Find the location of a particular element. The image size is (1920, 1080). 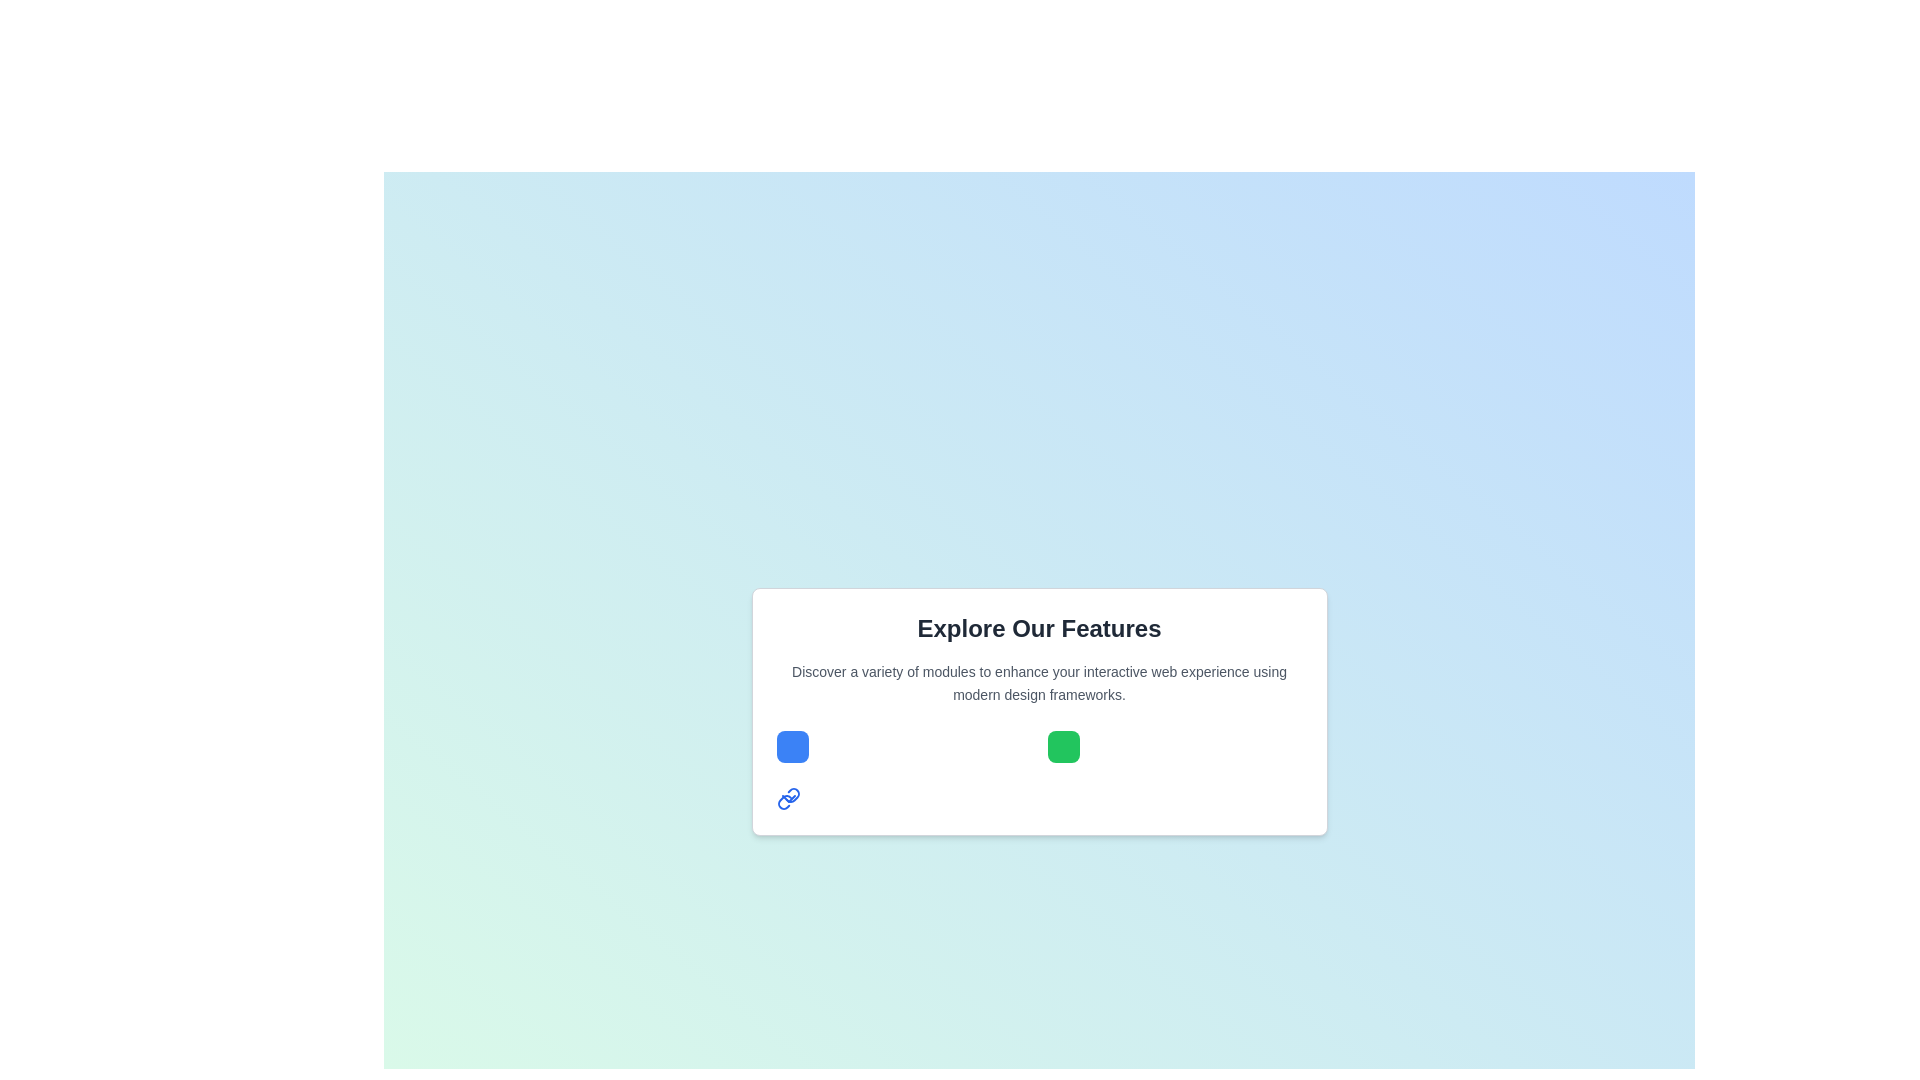

the button labeled 'Feature 1' located in the top-left part of the grid is located at coordinates (791, 746).